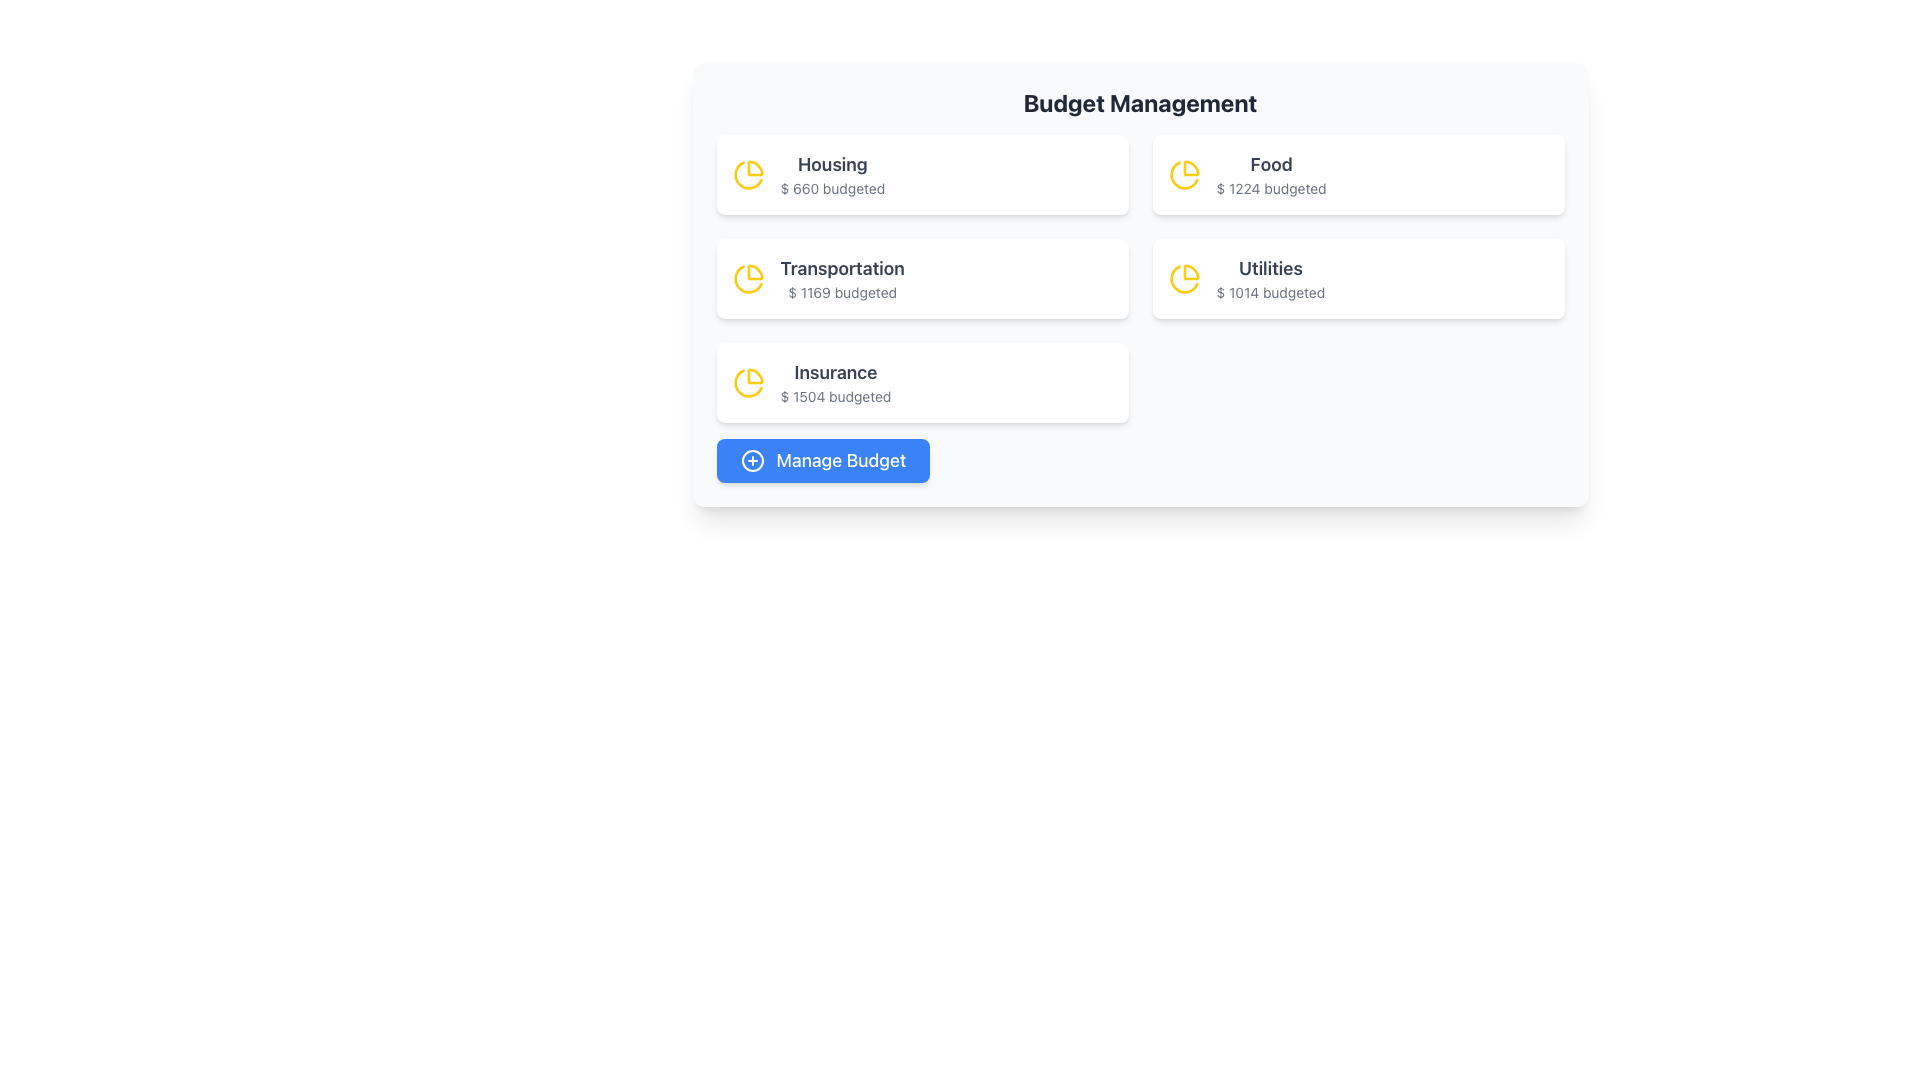 Image resolution: width=1920 pixels, height=1080 pixels. I want to click on text content of the Text element displaying '$ 1169 budgeted', which is located under the 'Transportation' title in the budget items grid, so click(842, 293).